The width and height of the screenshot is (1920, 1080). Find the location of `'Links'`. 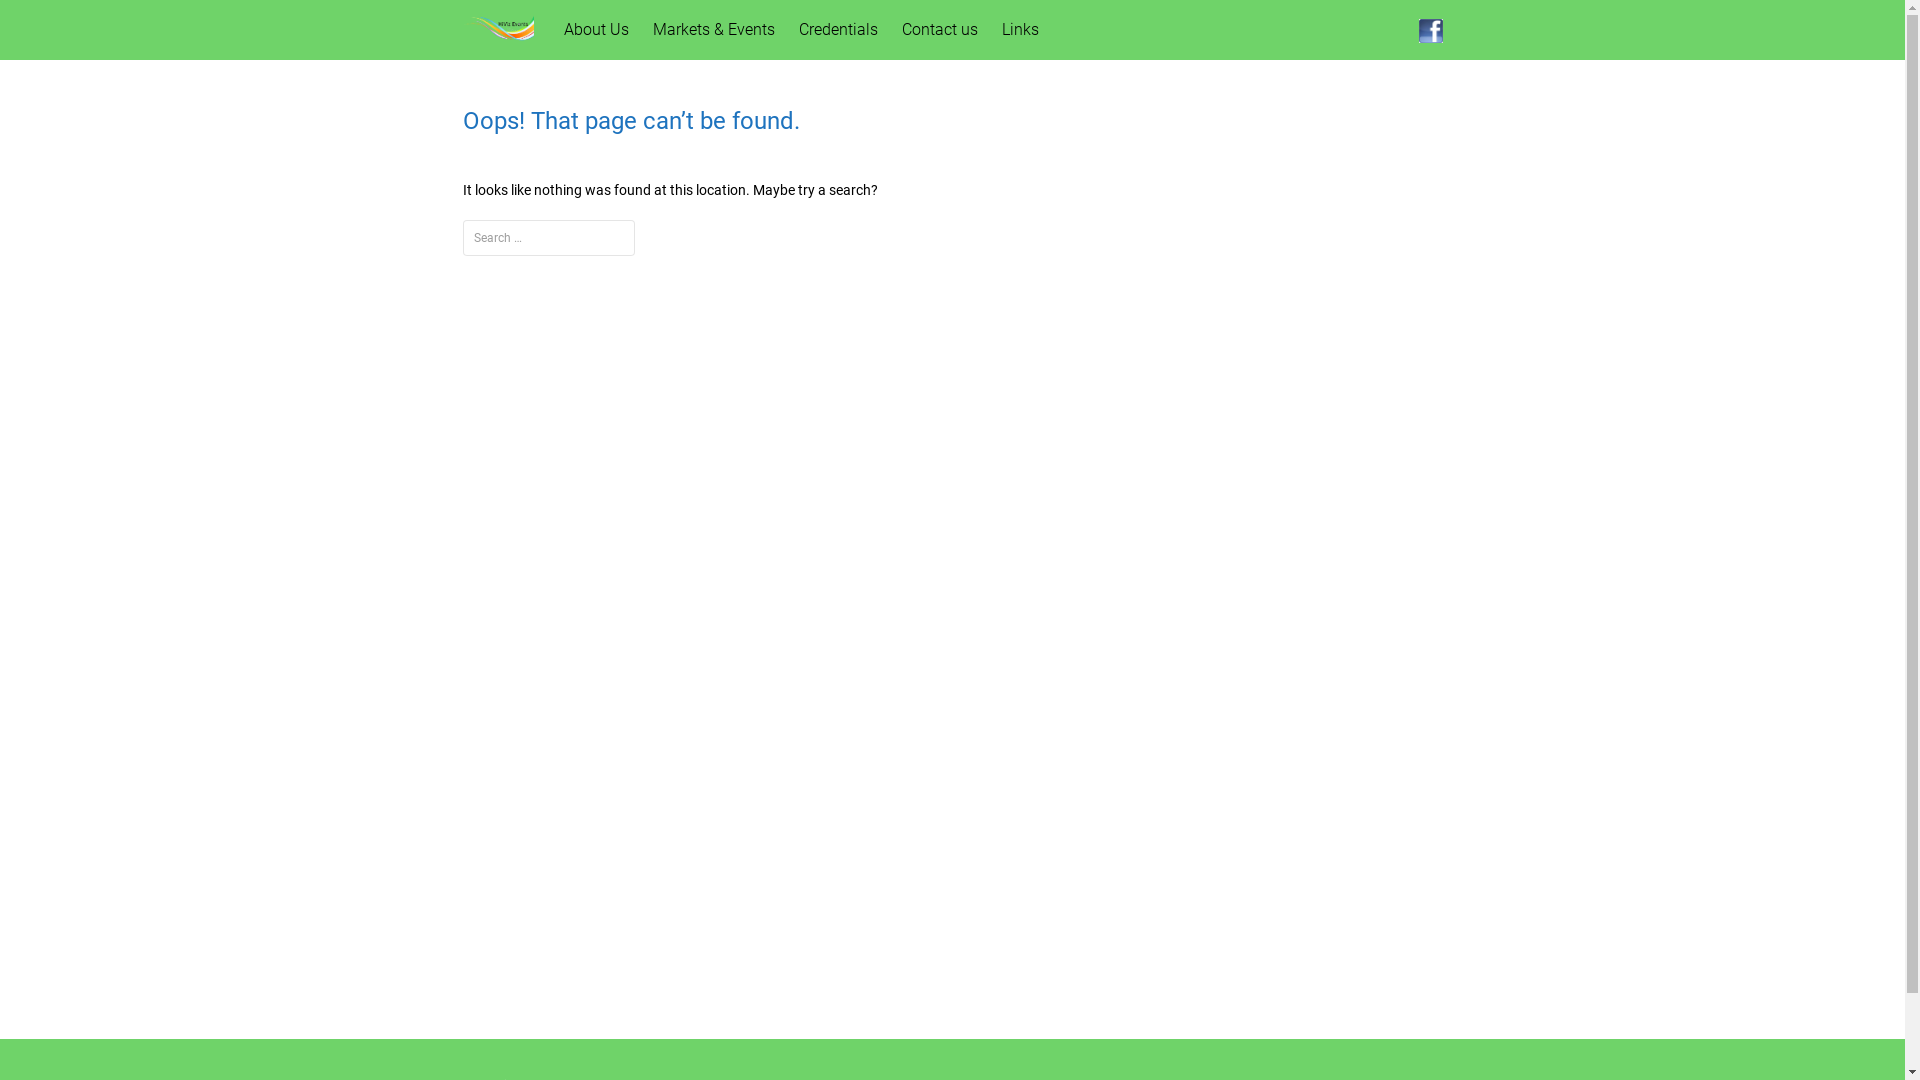

'Links' is located at coordinates (1020, 30).